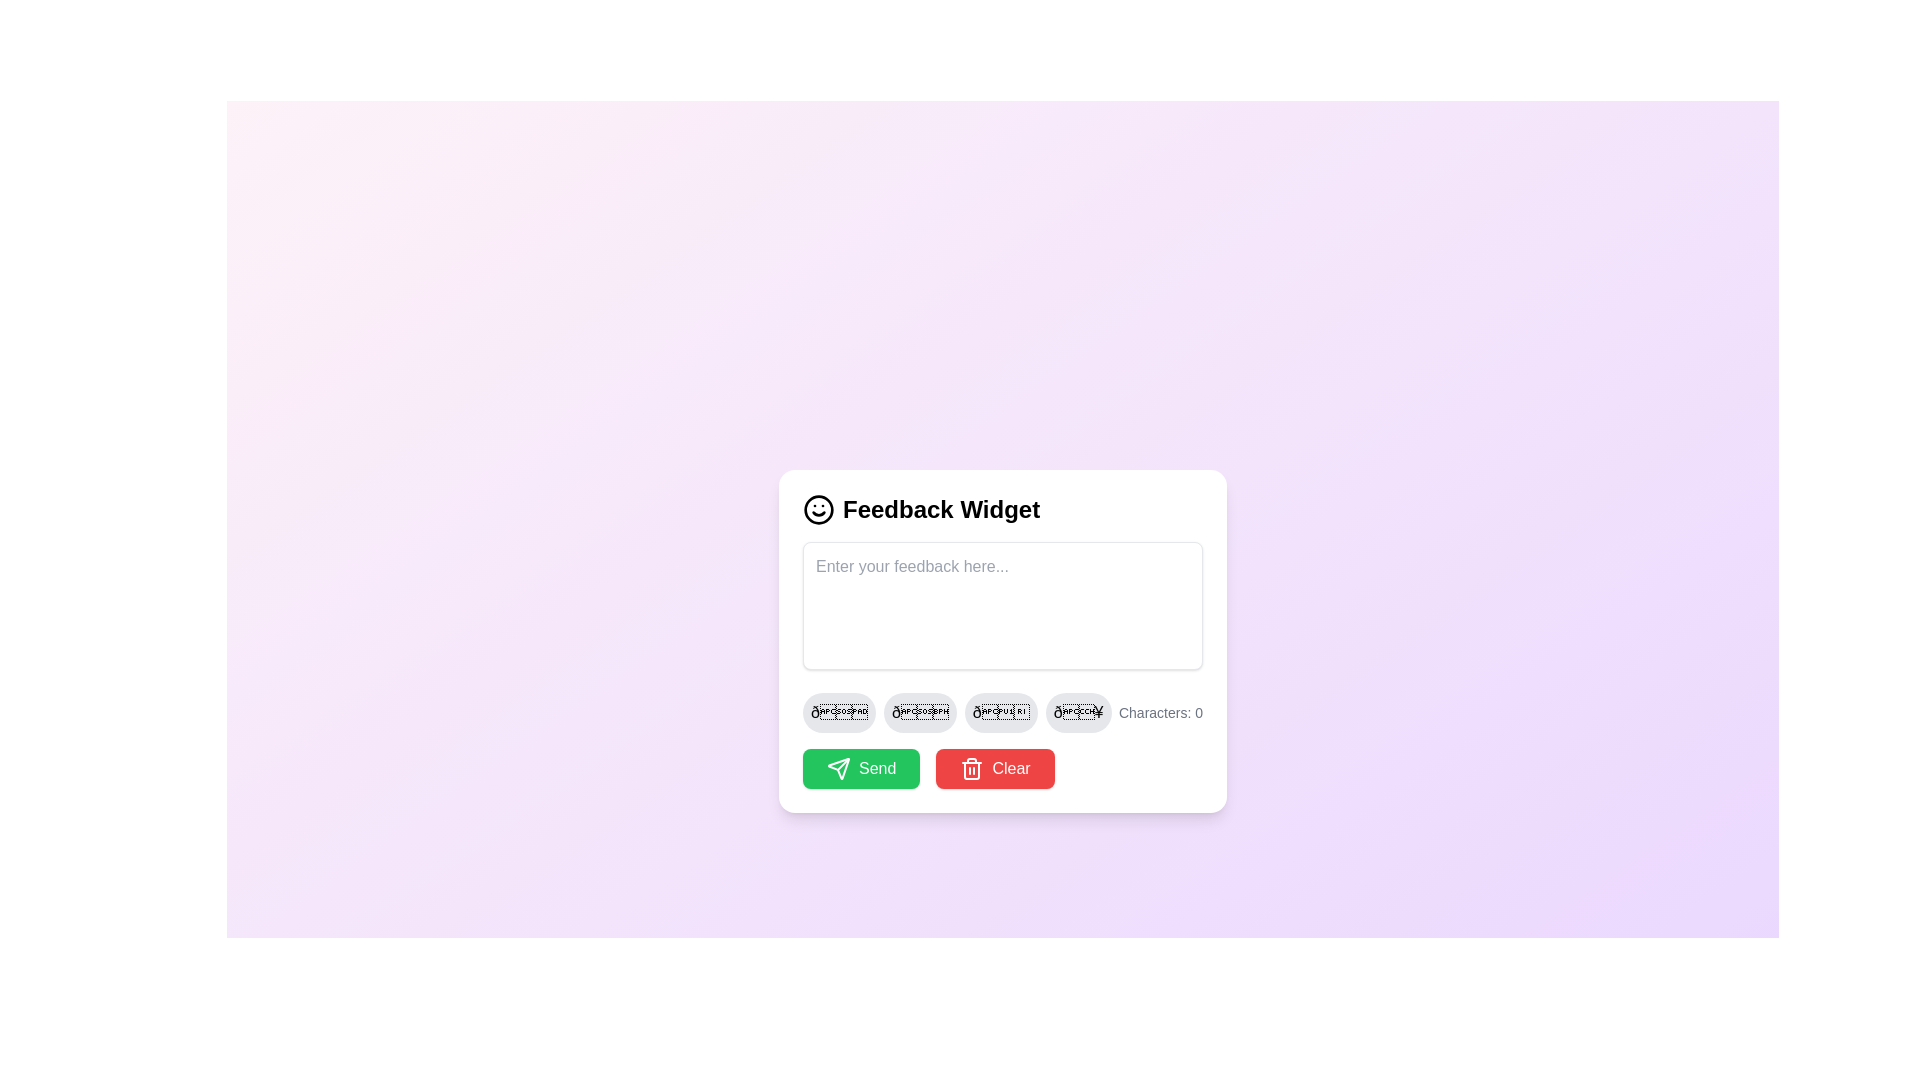 The width and height of the screenshot is (1920, 1080). I want to click on the Text and Icon Header element at the top of the feedback form, which indicates the purpose of the form, so click(1003, 508).